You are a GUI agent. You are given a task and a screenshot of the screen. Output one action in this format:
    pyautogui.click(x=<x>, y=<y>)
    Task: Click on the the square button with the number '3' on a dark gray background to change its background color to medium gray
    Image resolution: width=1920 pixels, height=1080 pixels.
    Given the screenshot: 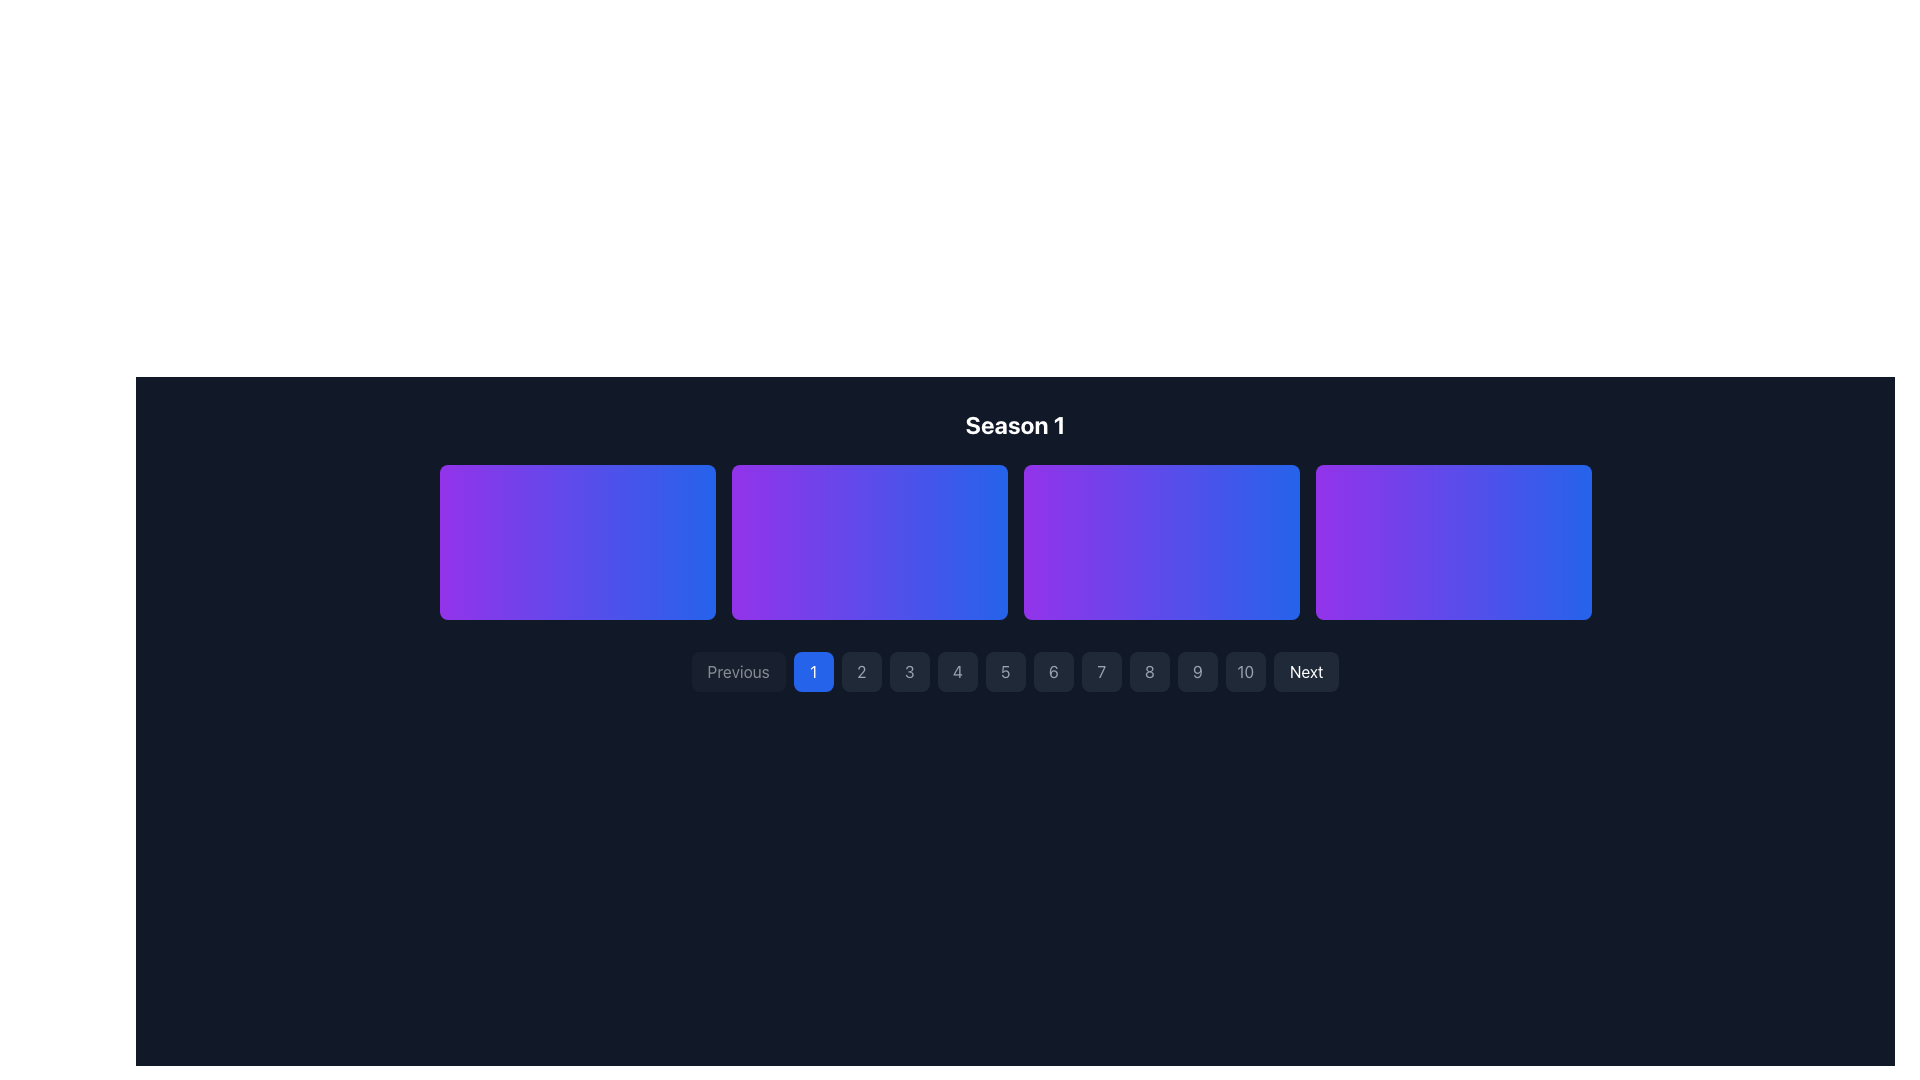 What is the action you would take?
    pyautogui.click(x=908, y=672)
    